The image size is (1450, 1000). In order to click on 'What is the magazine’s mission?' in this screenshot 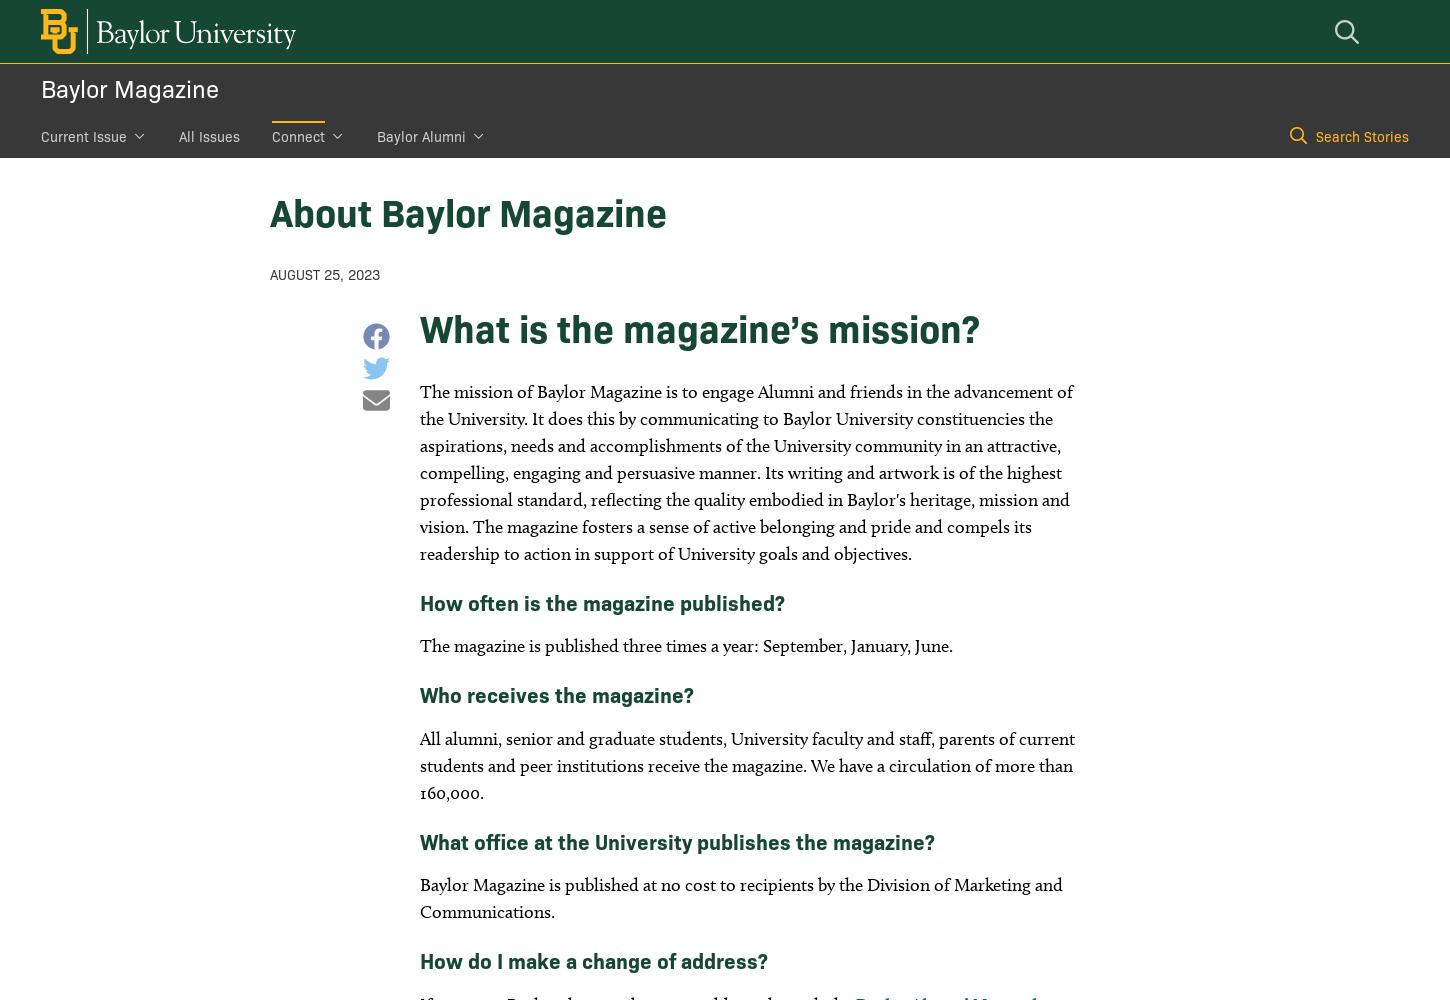, I will do `click(418, 324)`.